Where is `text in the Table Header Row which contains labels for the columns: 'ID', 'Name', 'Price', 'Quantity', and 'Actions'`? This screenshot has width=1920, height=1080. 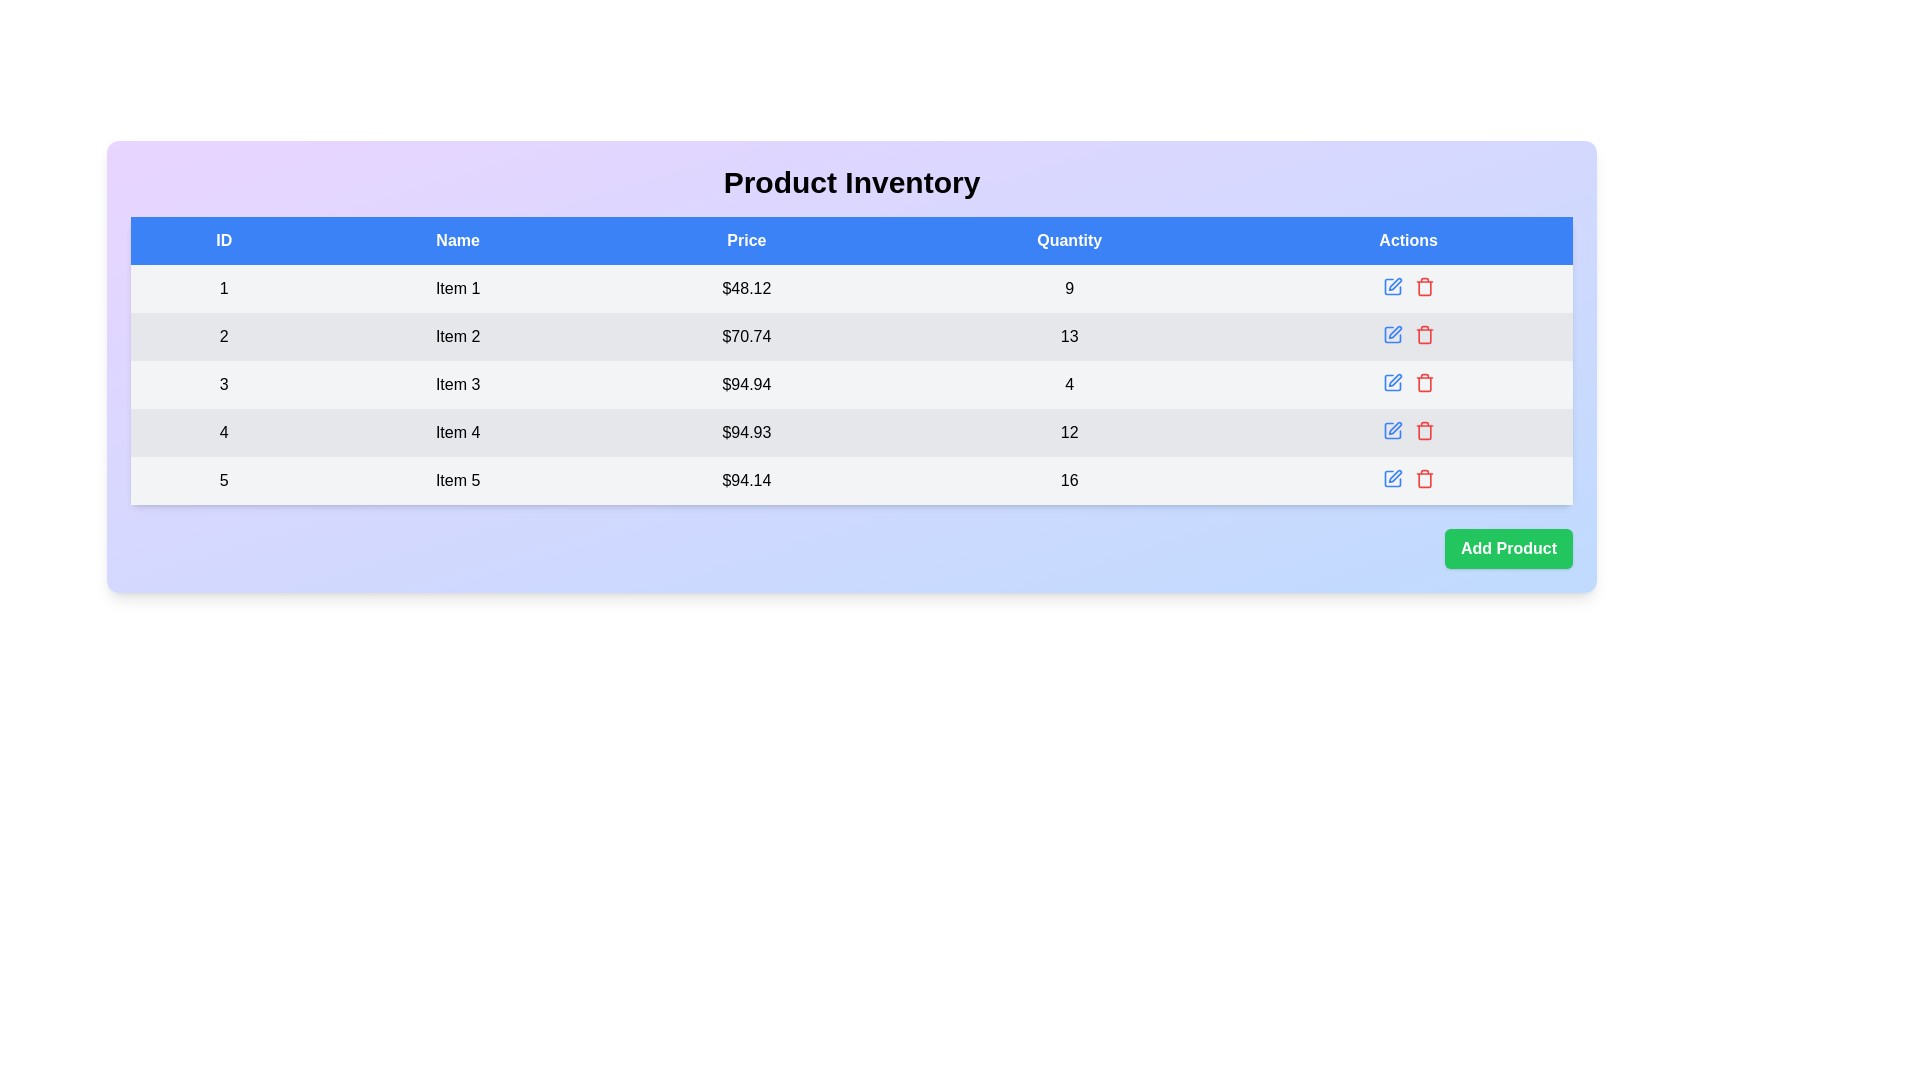
text in the Table Header Row which contains labels for the columns: 'ID', 'Name', 'Price', 'Quantity', and 'Actions' is located at coordinates (851, 239).